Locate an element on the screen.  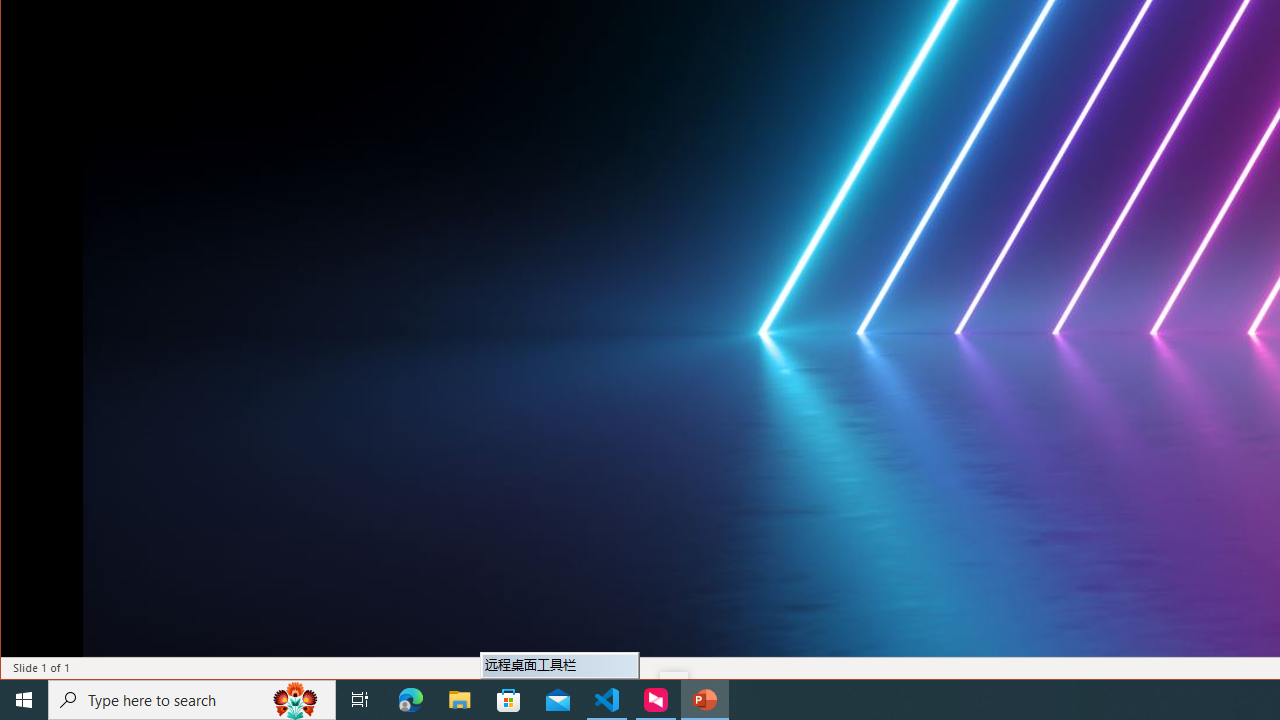
'Search highlights icon opens search home window' is located at coordinates (294, 698).